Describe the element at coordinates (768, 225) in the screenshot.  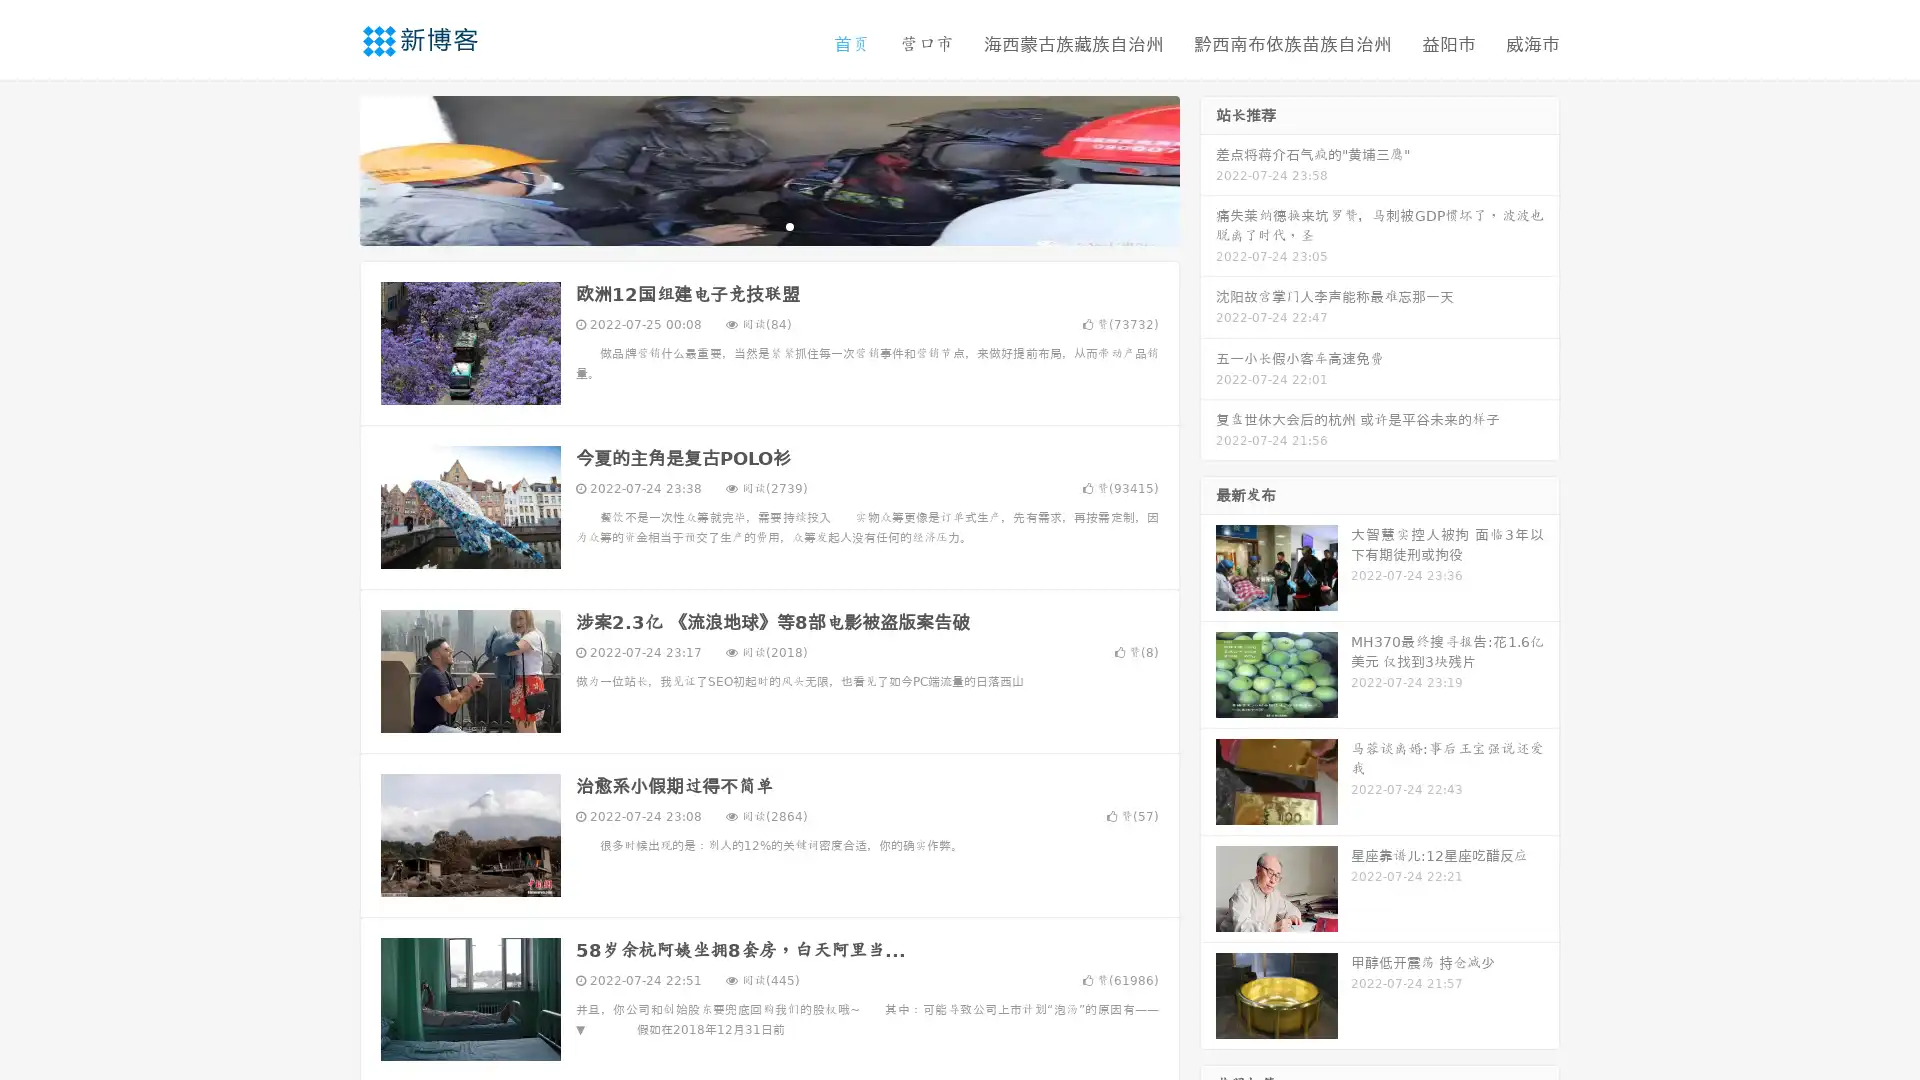
I see `Go to slide 2` at that location.